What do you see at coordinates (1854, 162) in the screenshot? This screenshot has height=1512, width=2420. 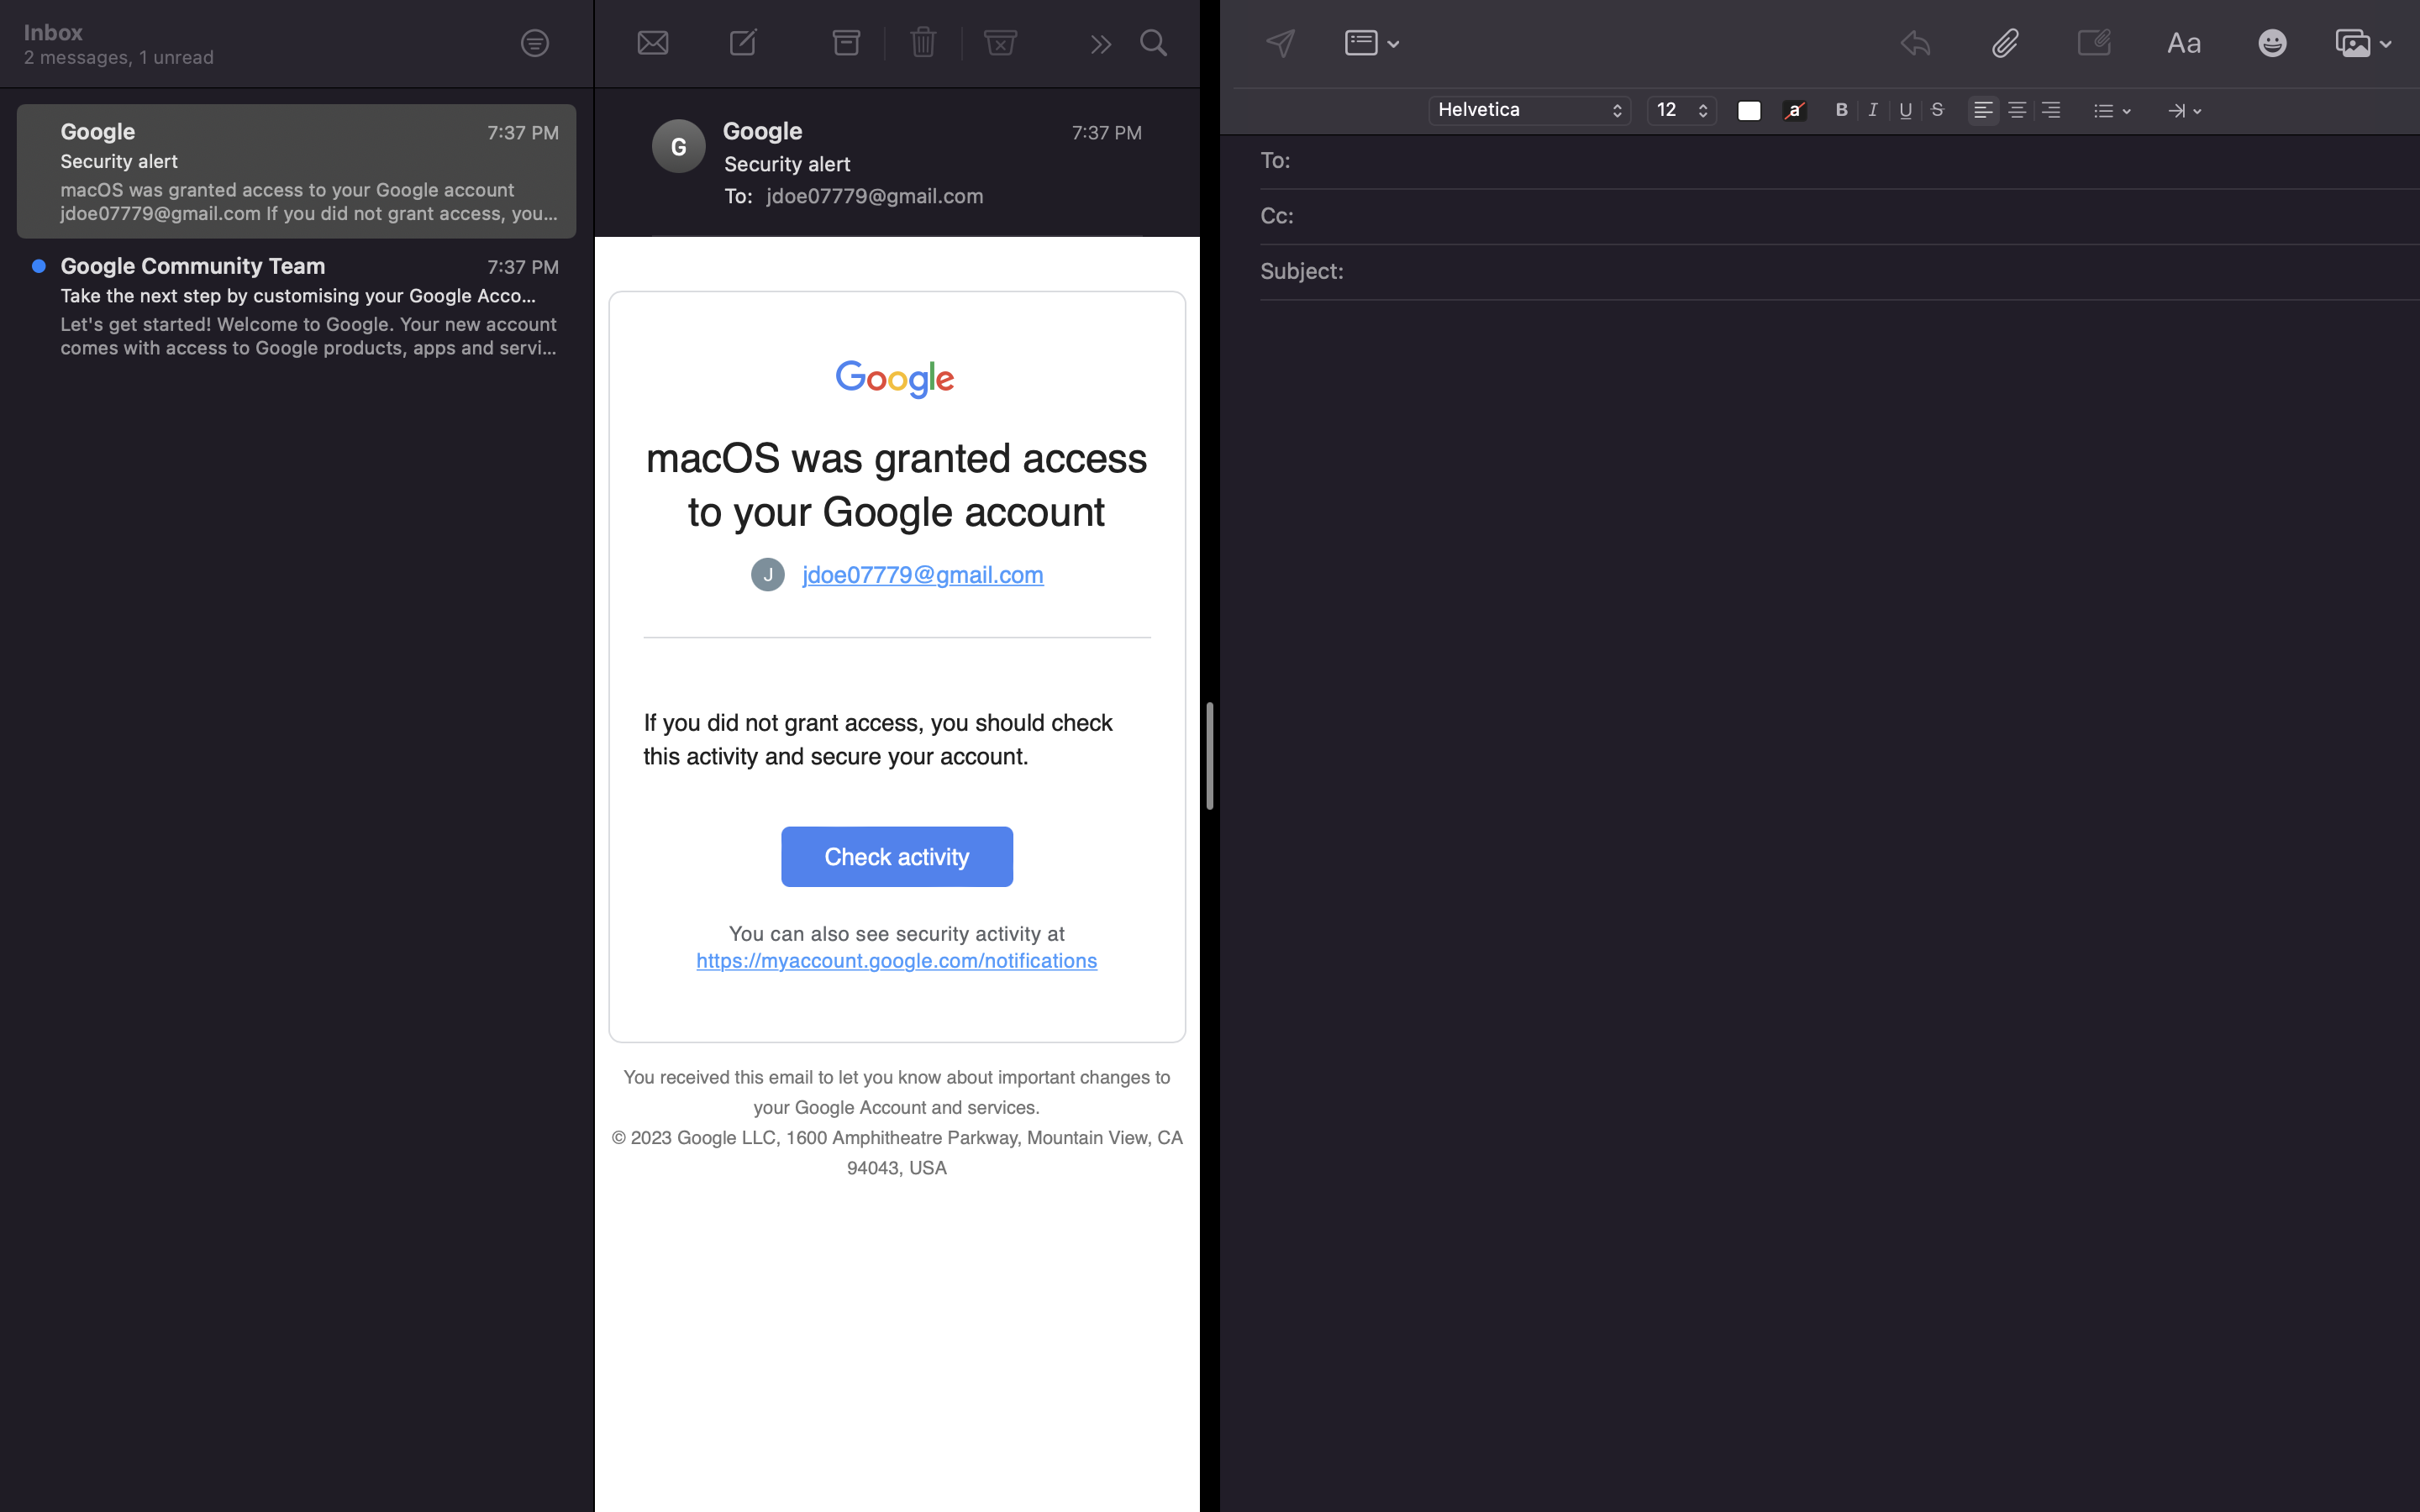 I see `Enter "lisa@gmail.com" in the recipient field of the email` at bounding box center [1854, 162].